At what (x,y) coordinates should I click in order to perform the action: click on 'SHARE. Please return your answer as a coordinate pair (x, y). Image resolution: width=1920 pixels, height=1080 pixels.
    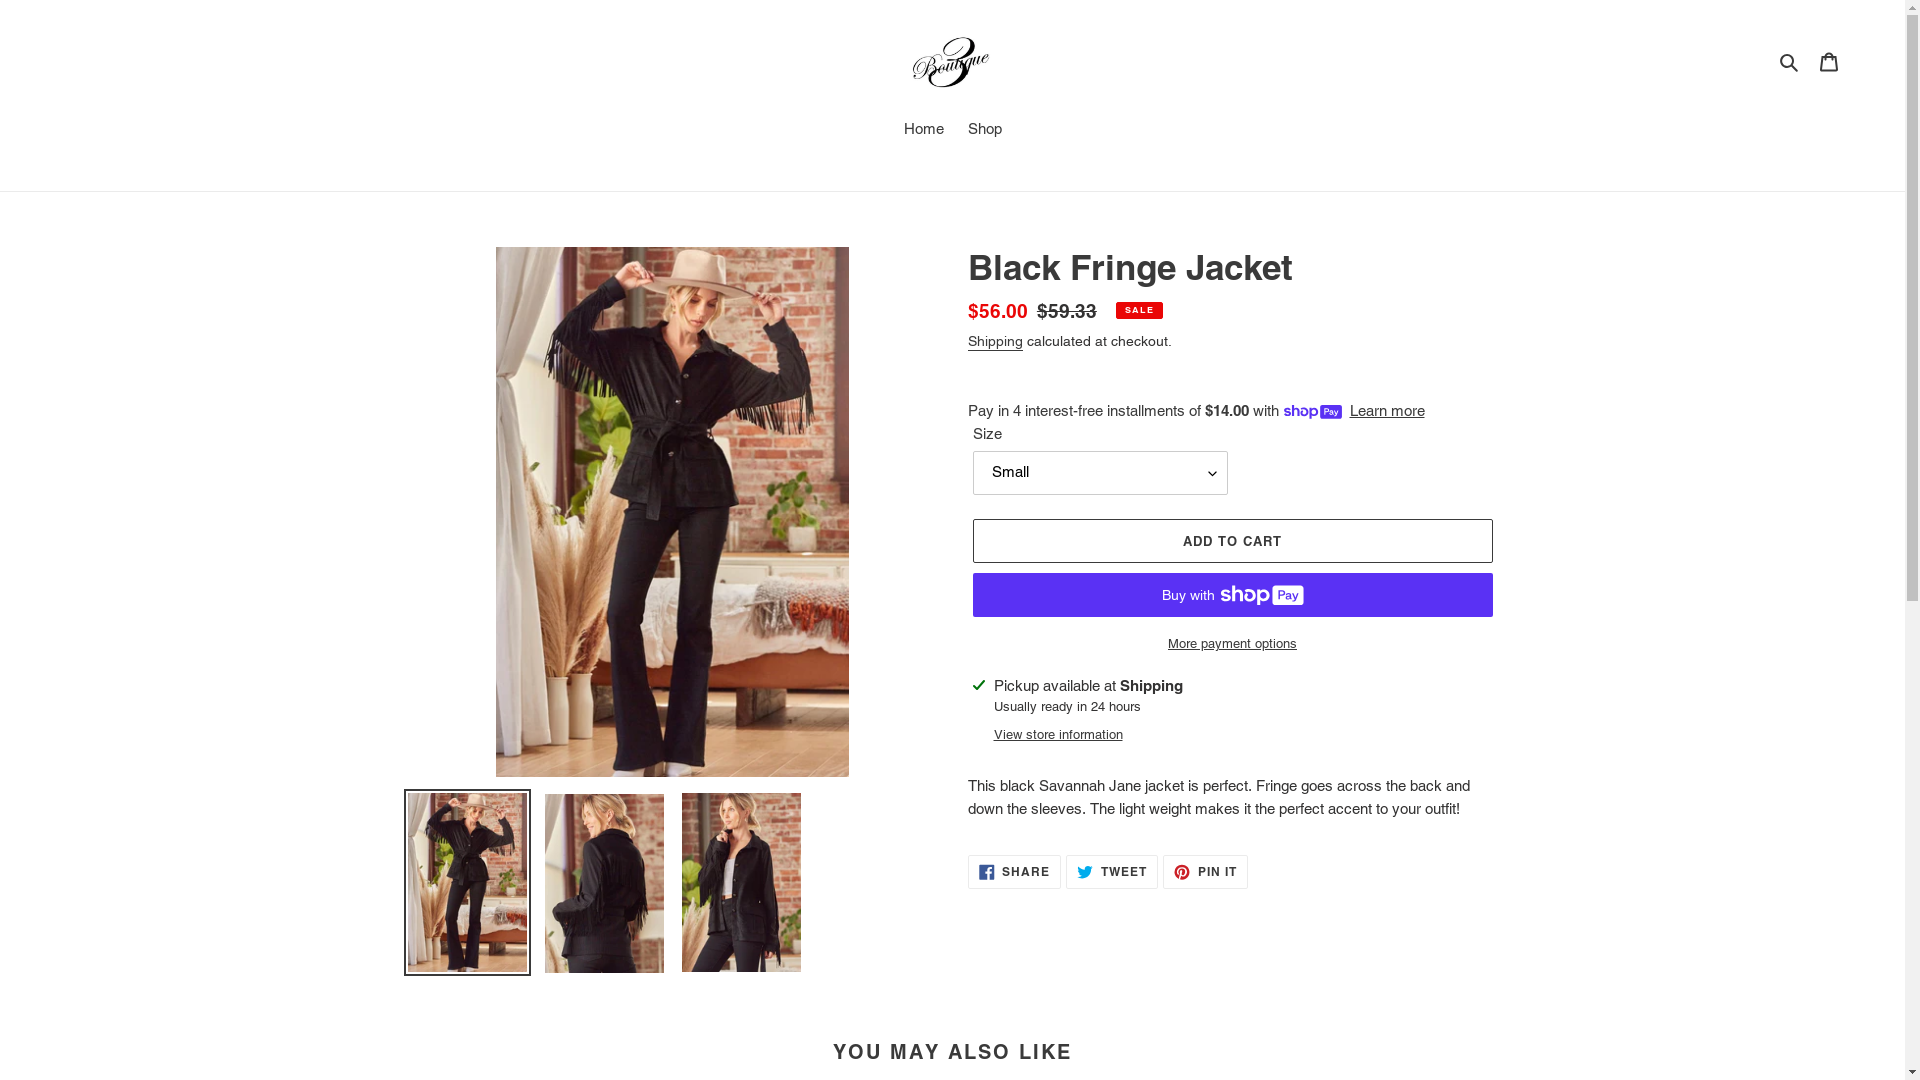
    Looking at the image, I should click on (1014, 870).